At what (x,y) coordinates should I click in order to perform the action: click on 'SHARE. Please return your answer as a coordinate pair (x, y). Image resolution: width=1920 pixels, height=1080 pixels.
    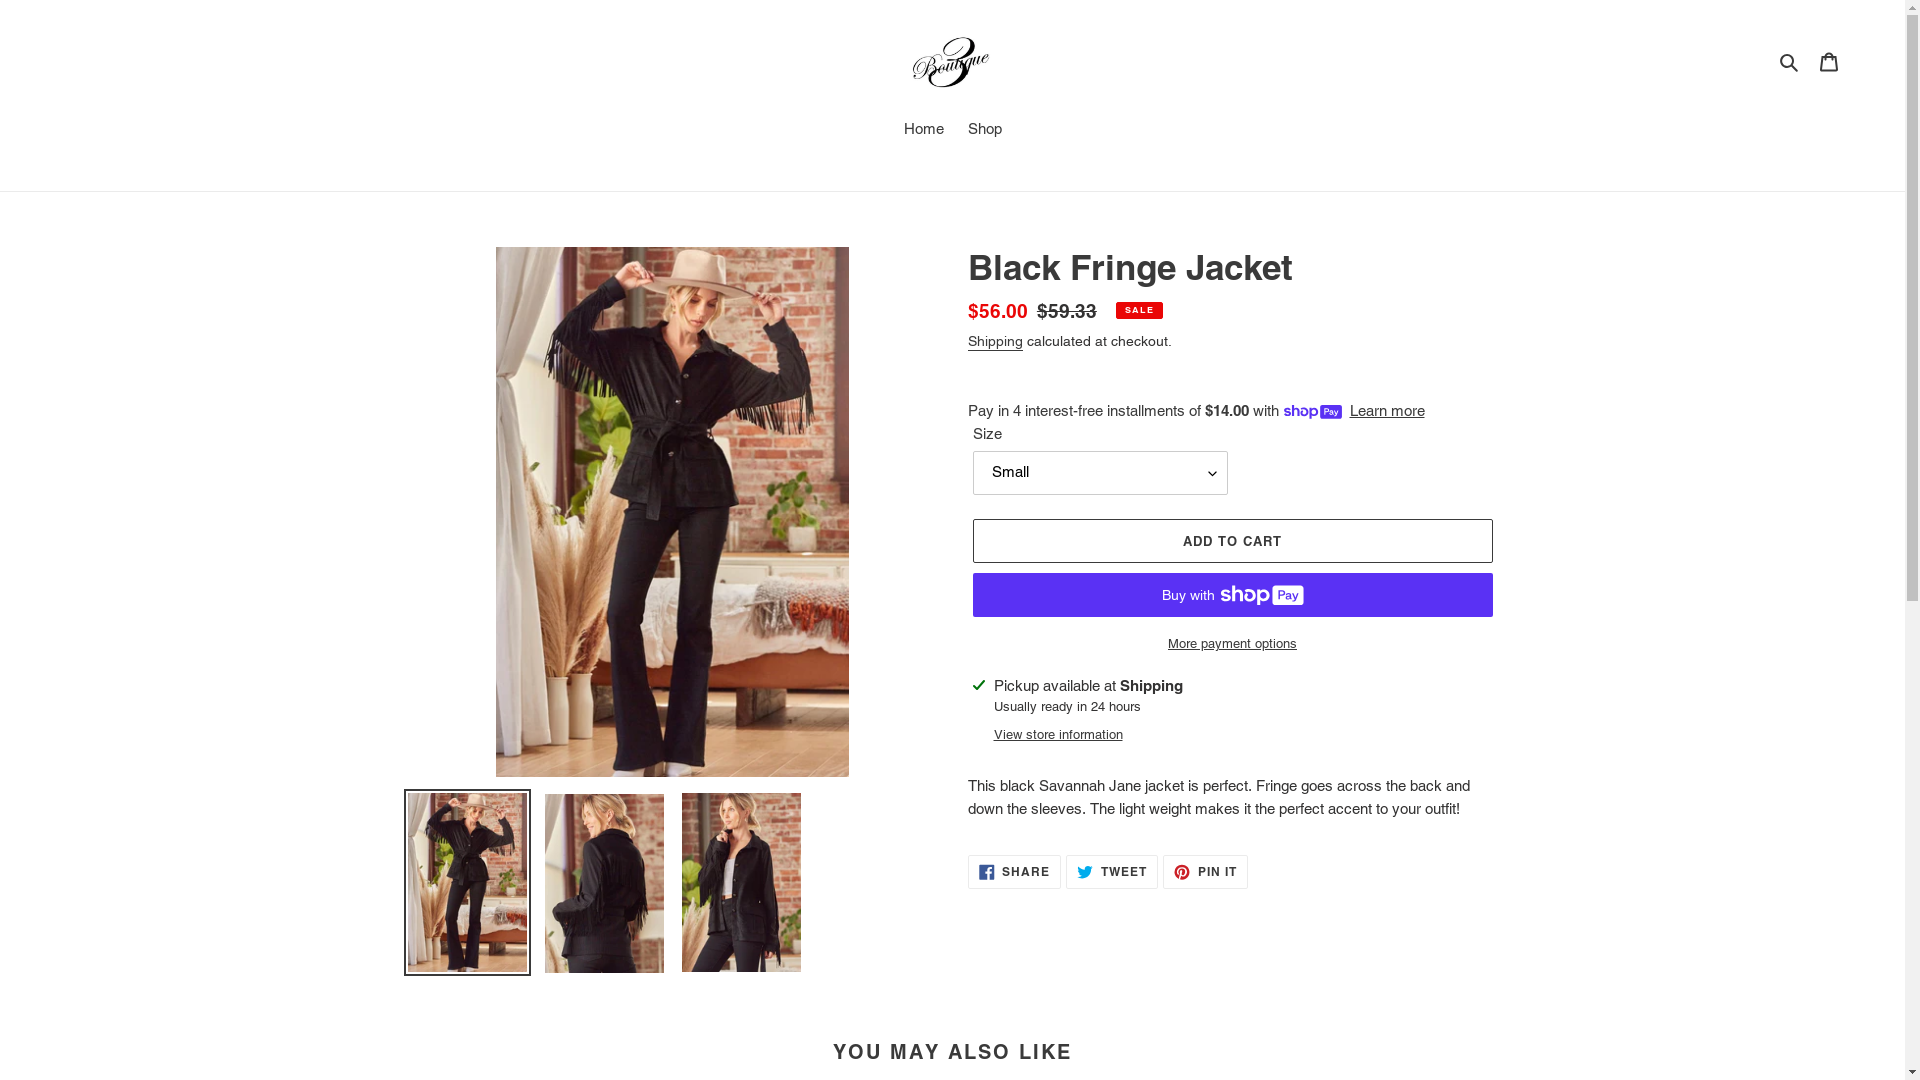
    Looking at the image, I should click on (1014, 870).